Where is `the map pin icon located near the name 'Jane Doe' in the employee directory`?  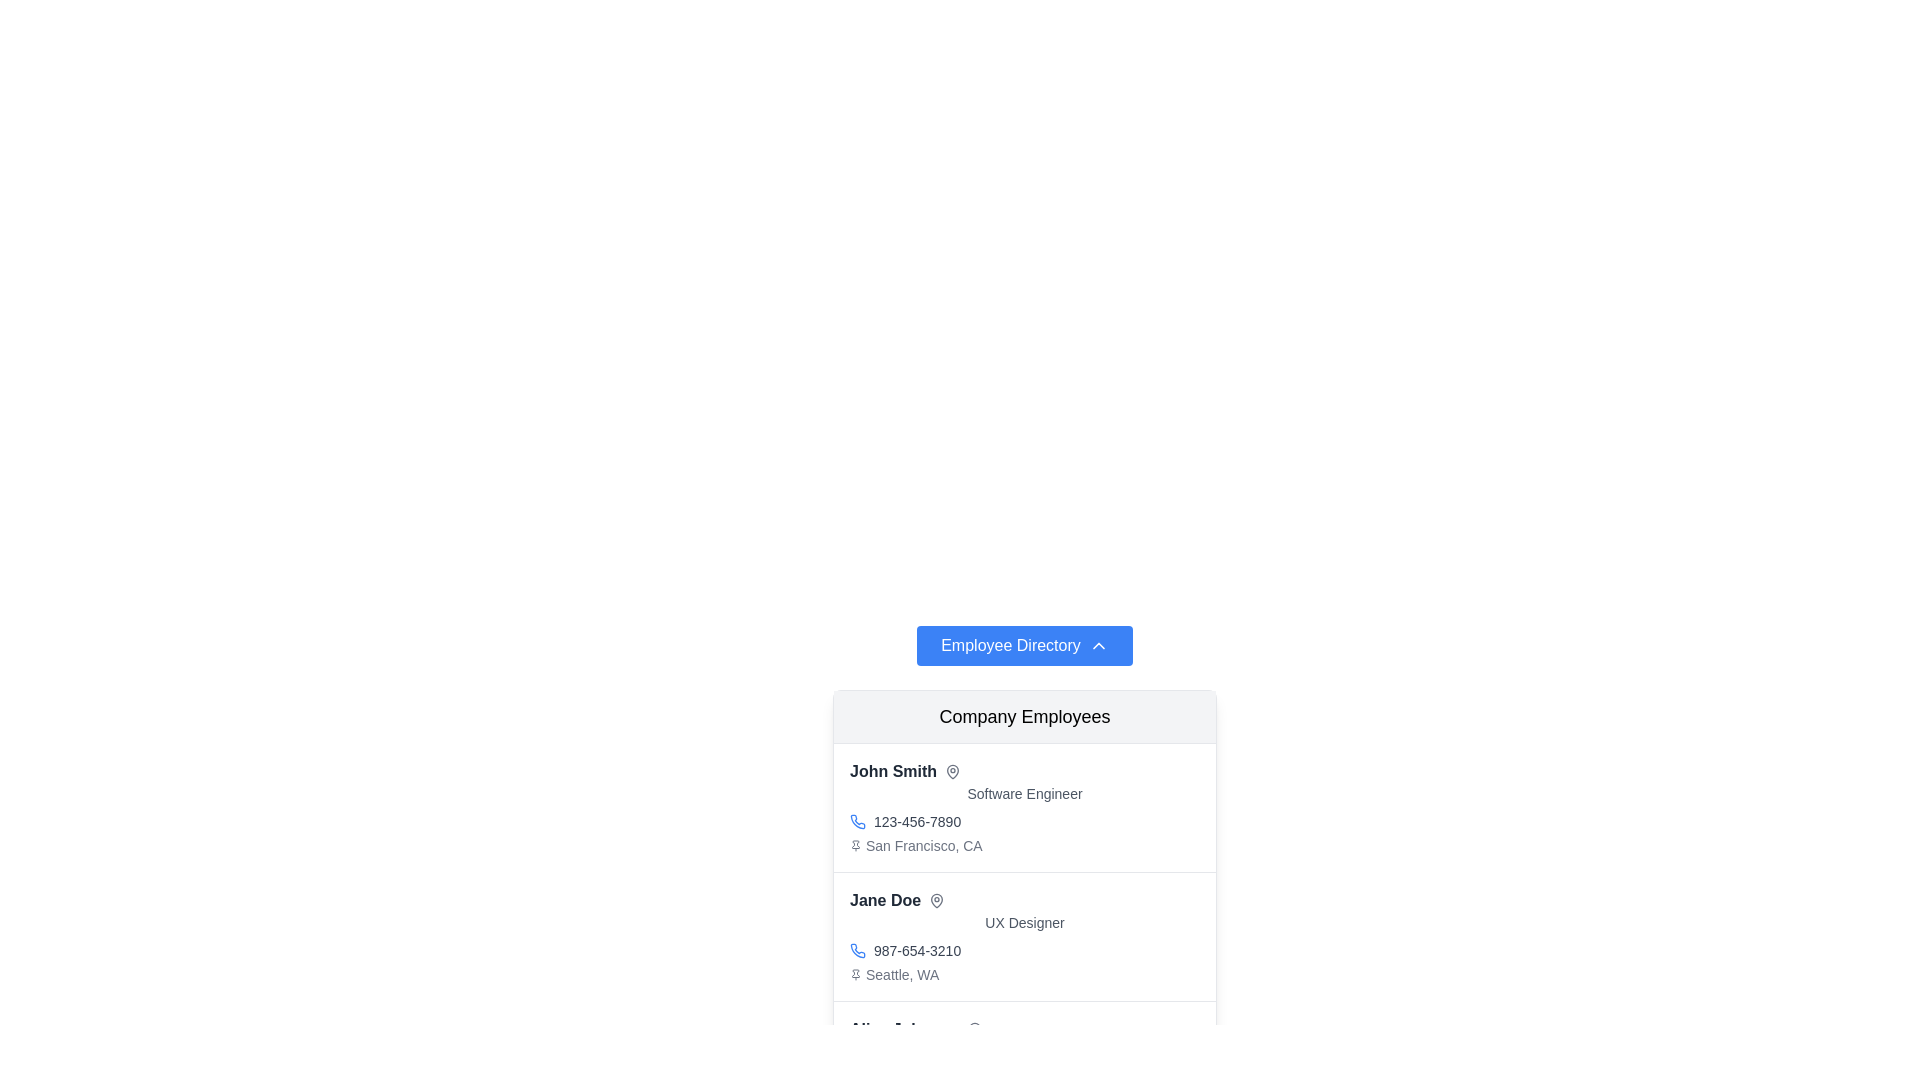
the map pin icon located near the name 'Jane Doe' in the employee directory is located at coordinates (936, 901).